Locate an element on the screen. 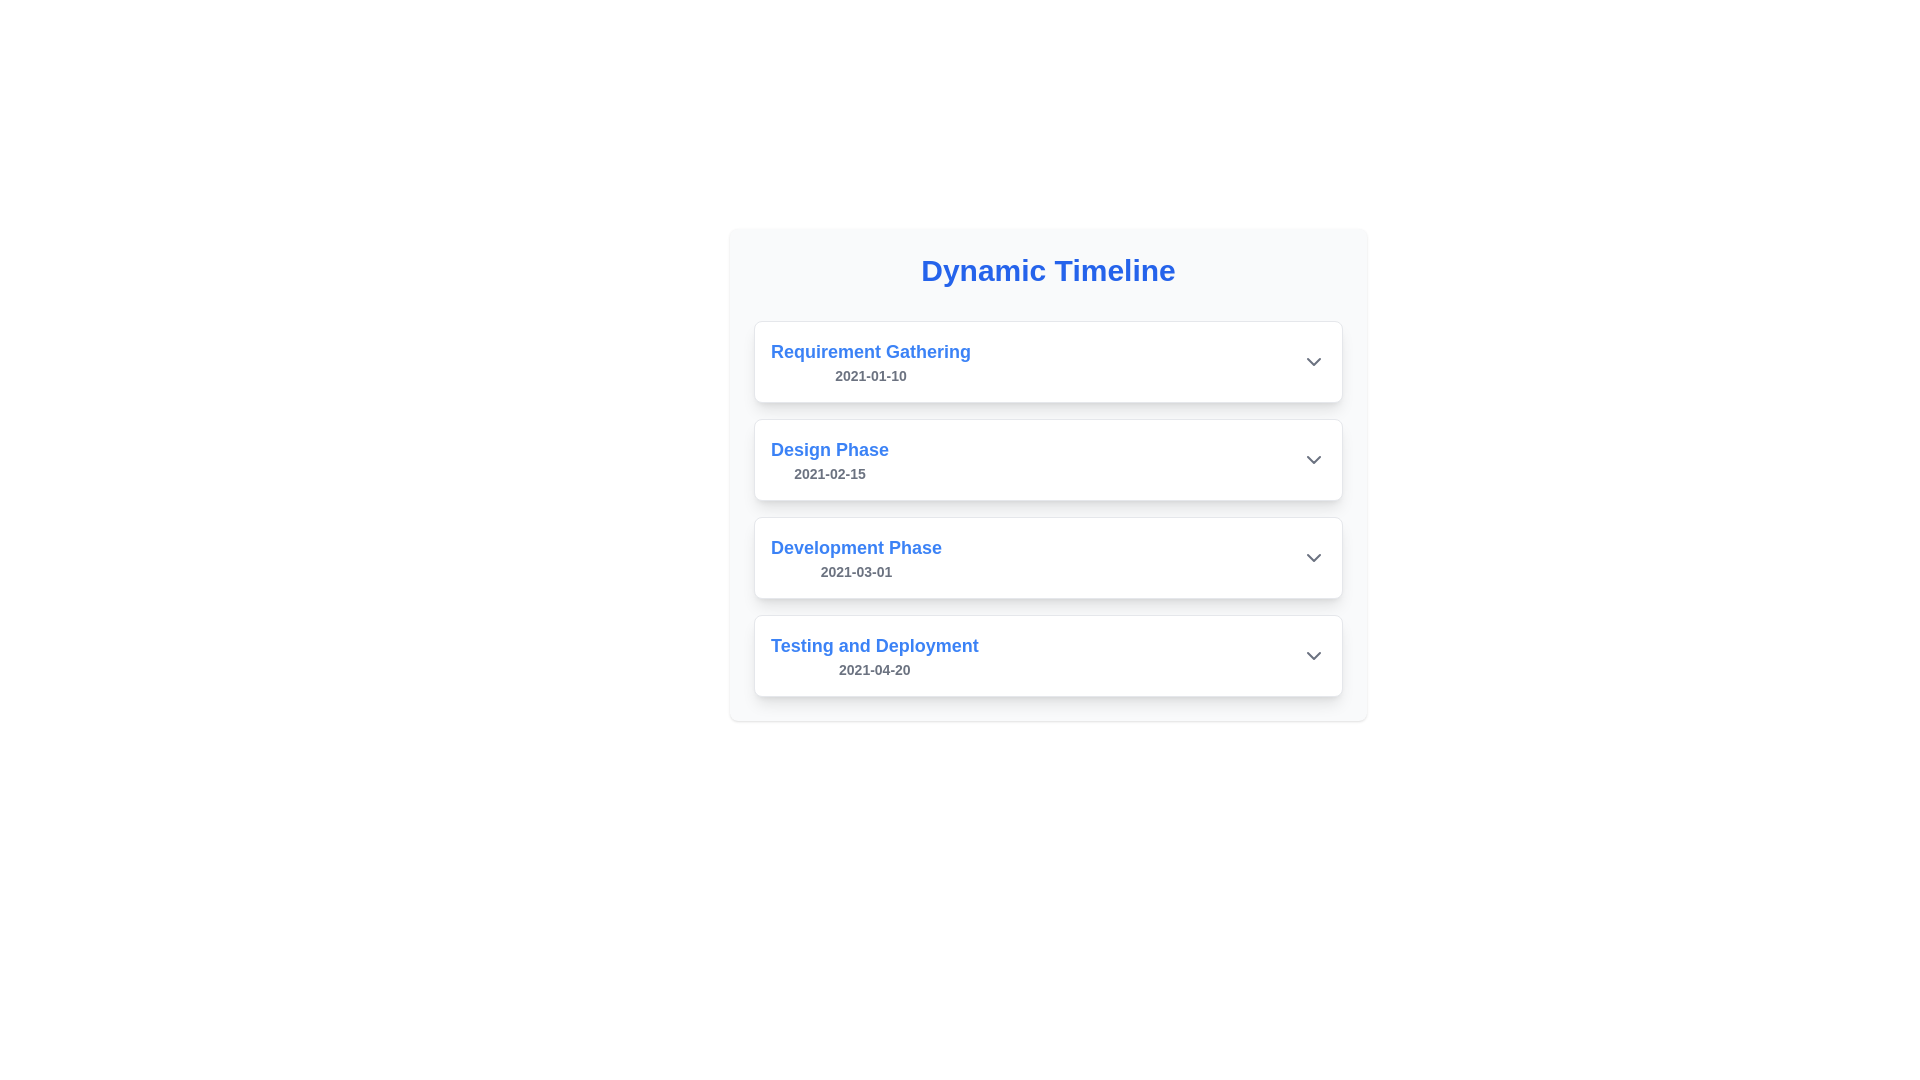 This screenshot has height=1080, width=1920. the dropdown indicator icon, a small downward arrow located at the right end of the 'Design Phase' box is located at coordinates (1314, 459).